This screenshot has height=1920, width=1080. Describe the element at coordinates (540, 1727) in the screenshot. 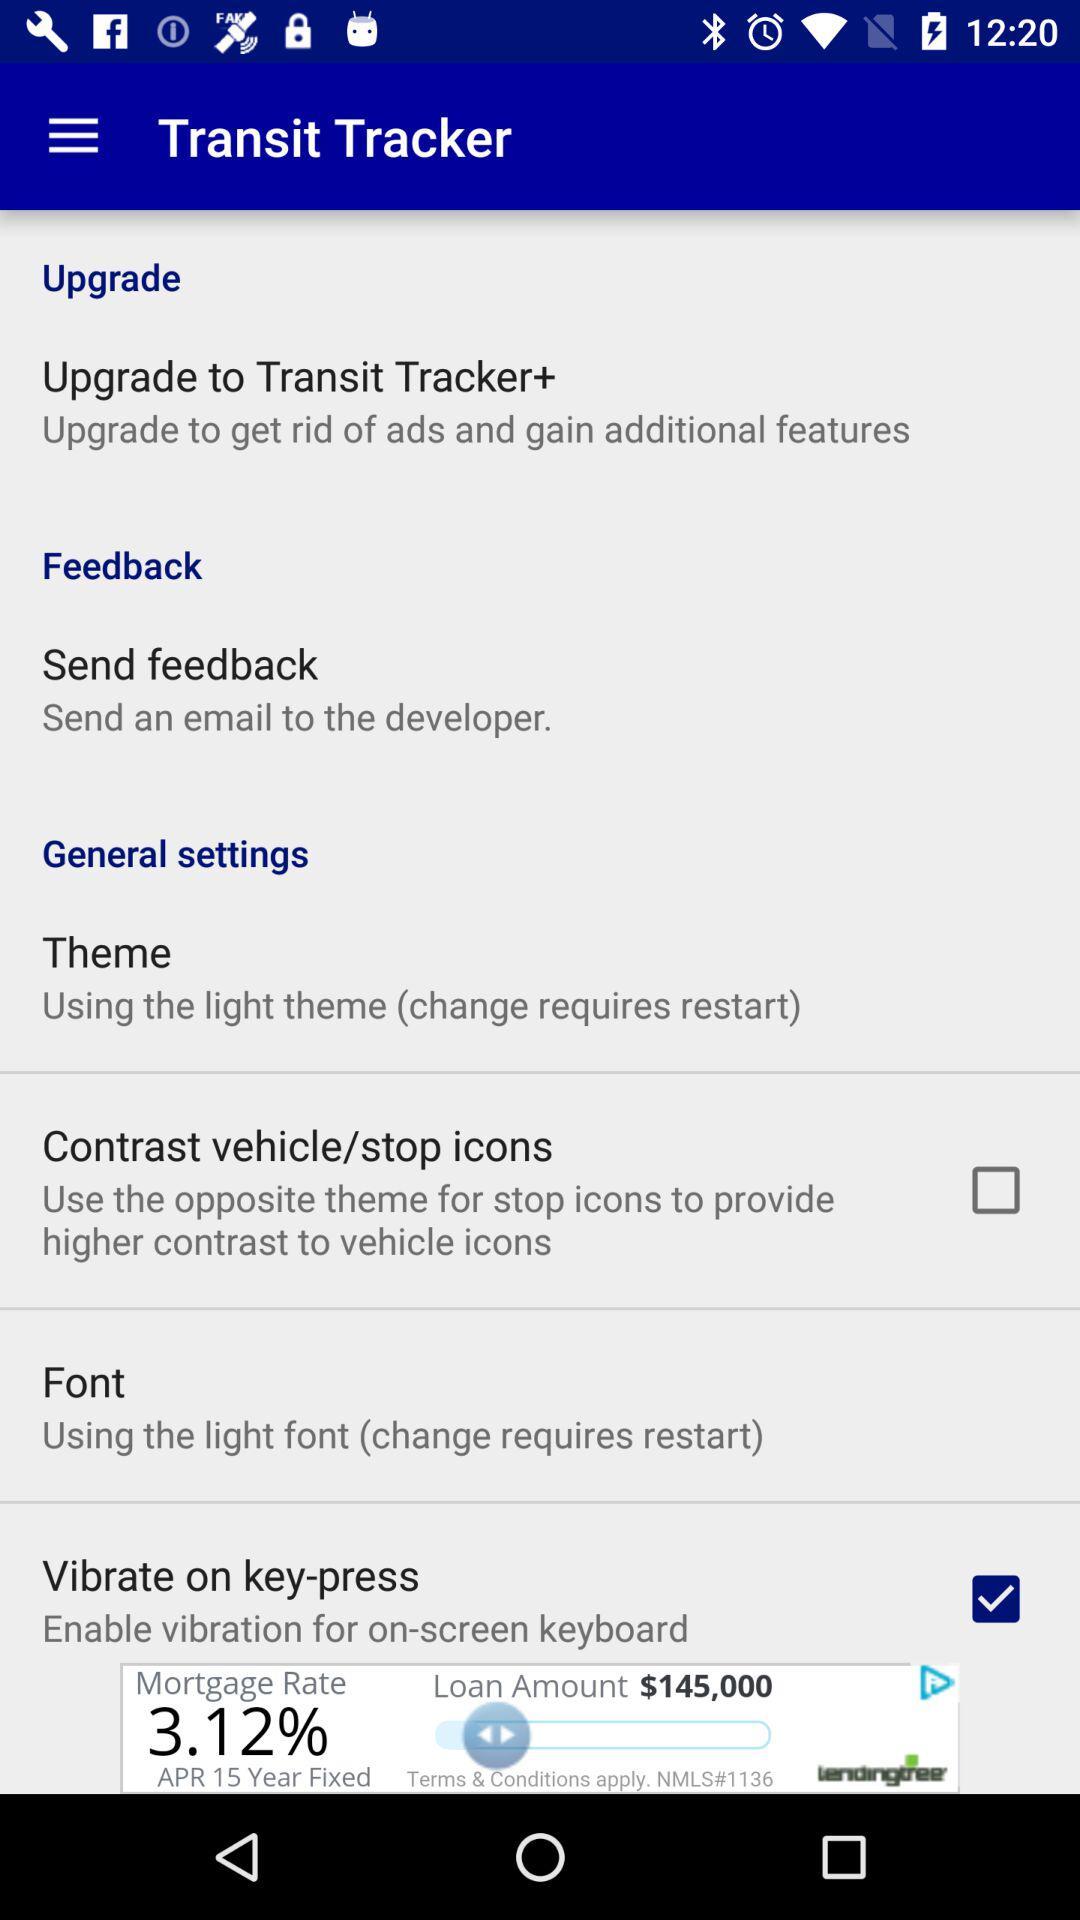

I see `a page for a loan company` at that location.